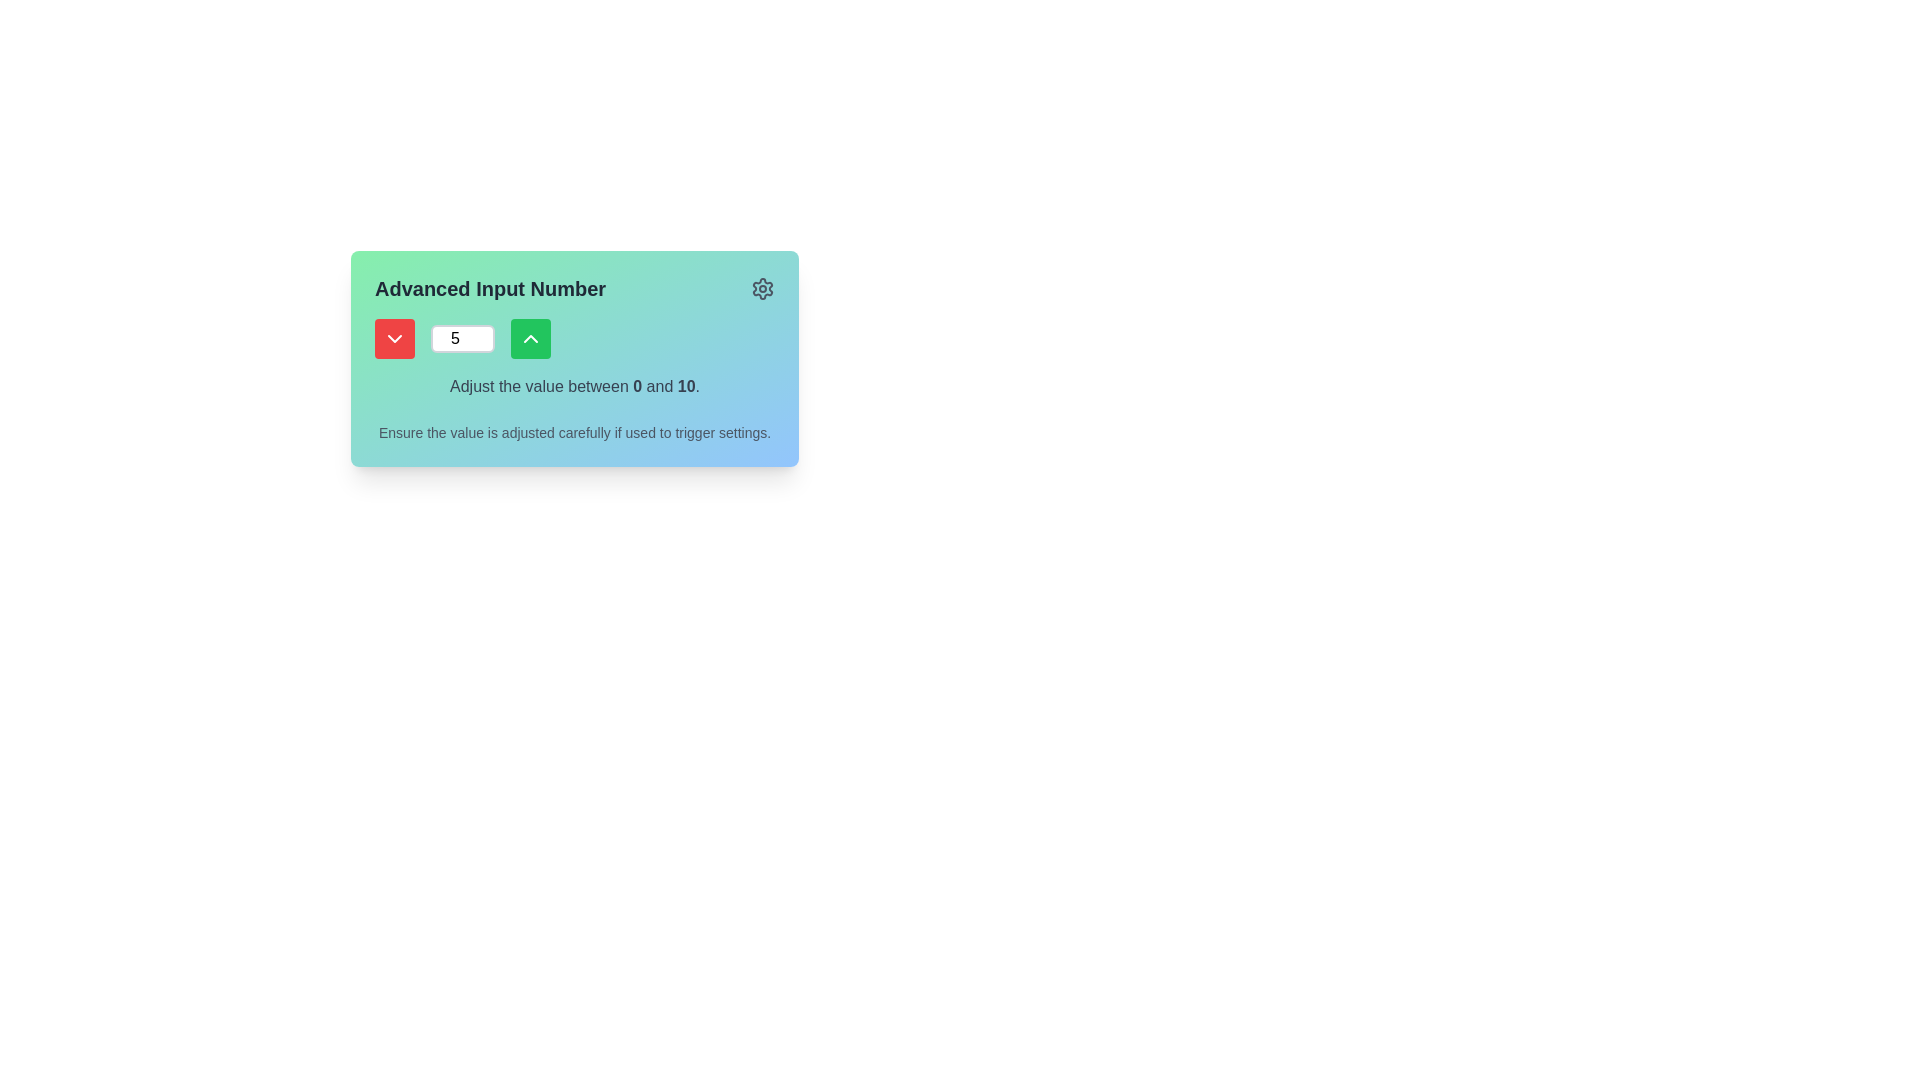  Describe the element at coordinates (636, 386) in the screenshot. I see `the static text element representing the lower bound of the range, which is the first numeric value '0' in the sentence 'Adjust the value between 0 and 10.'` at that location.